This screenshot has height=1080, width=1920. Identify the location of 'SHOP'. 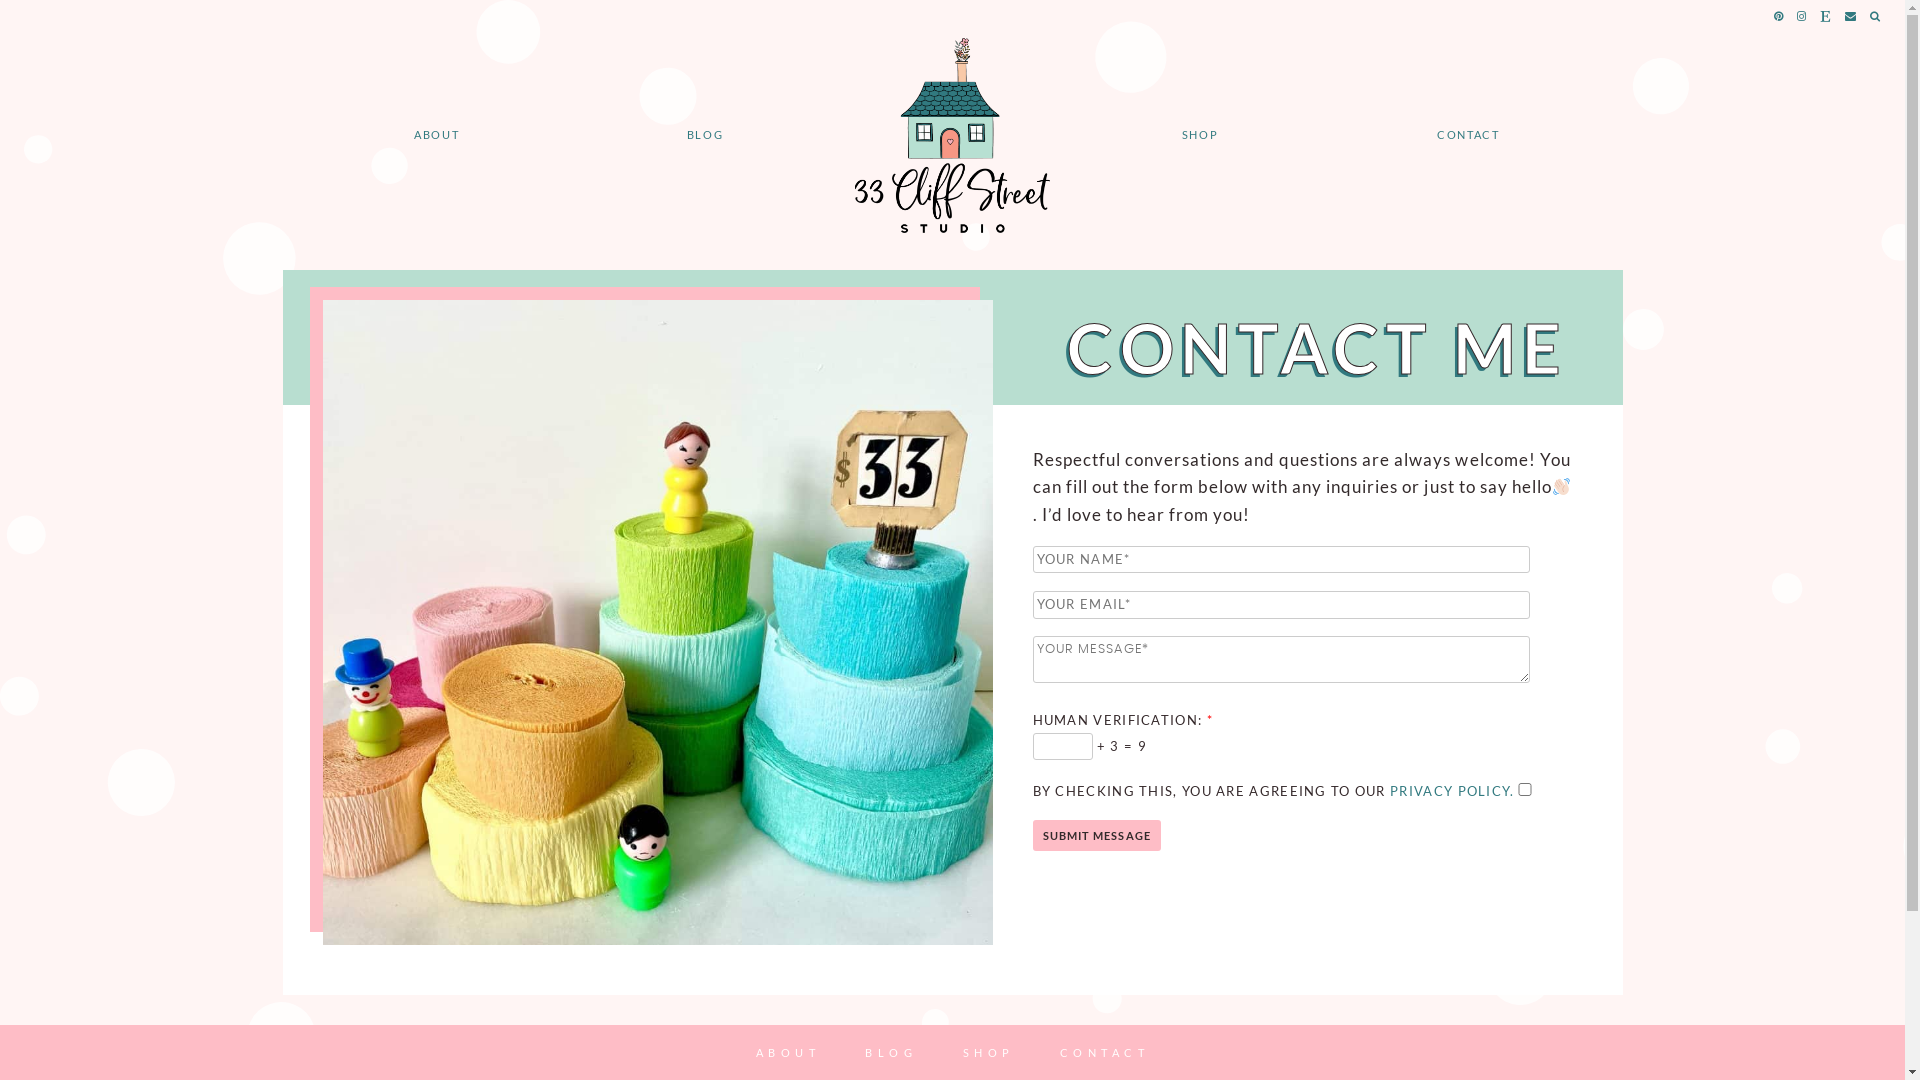
(1200, 134).